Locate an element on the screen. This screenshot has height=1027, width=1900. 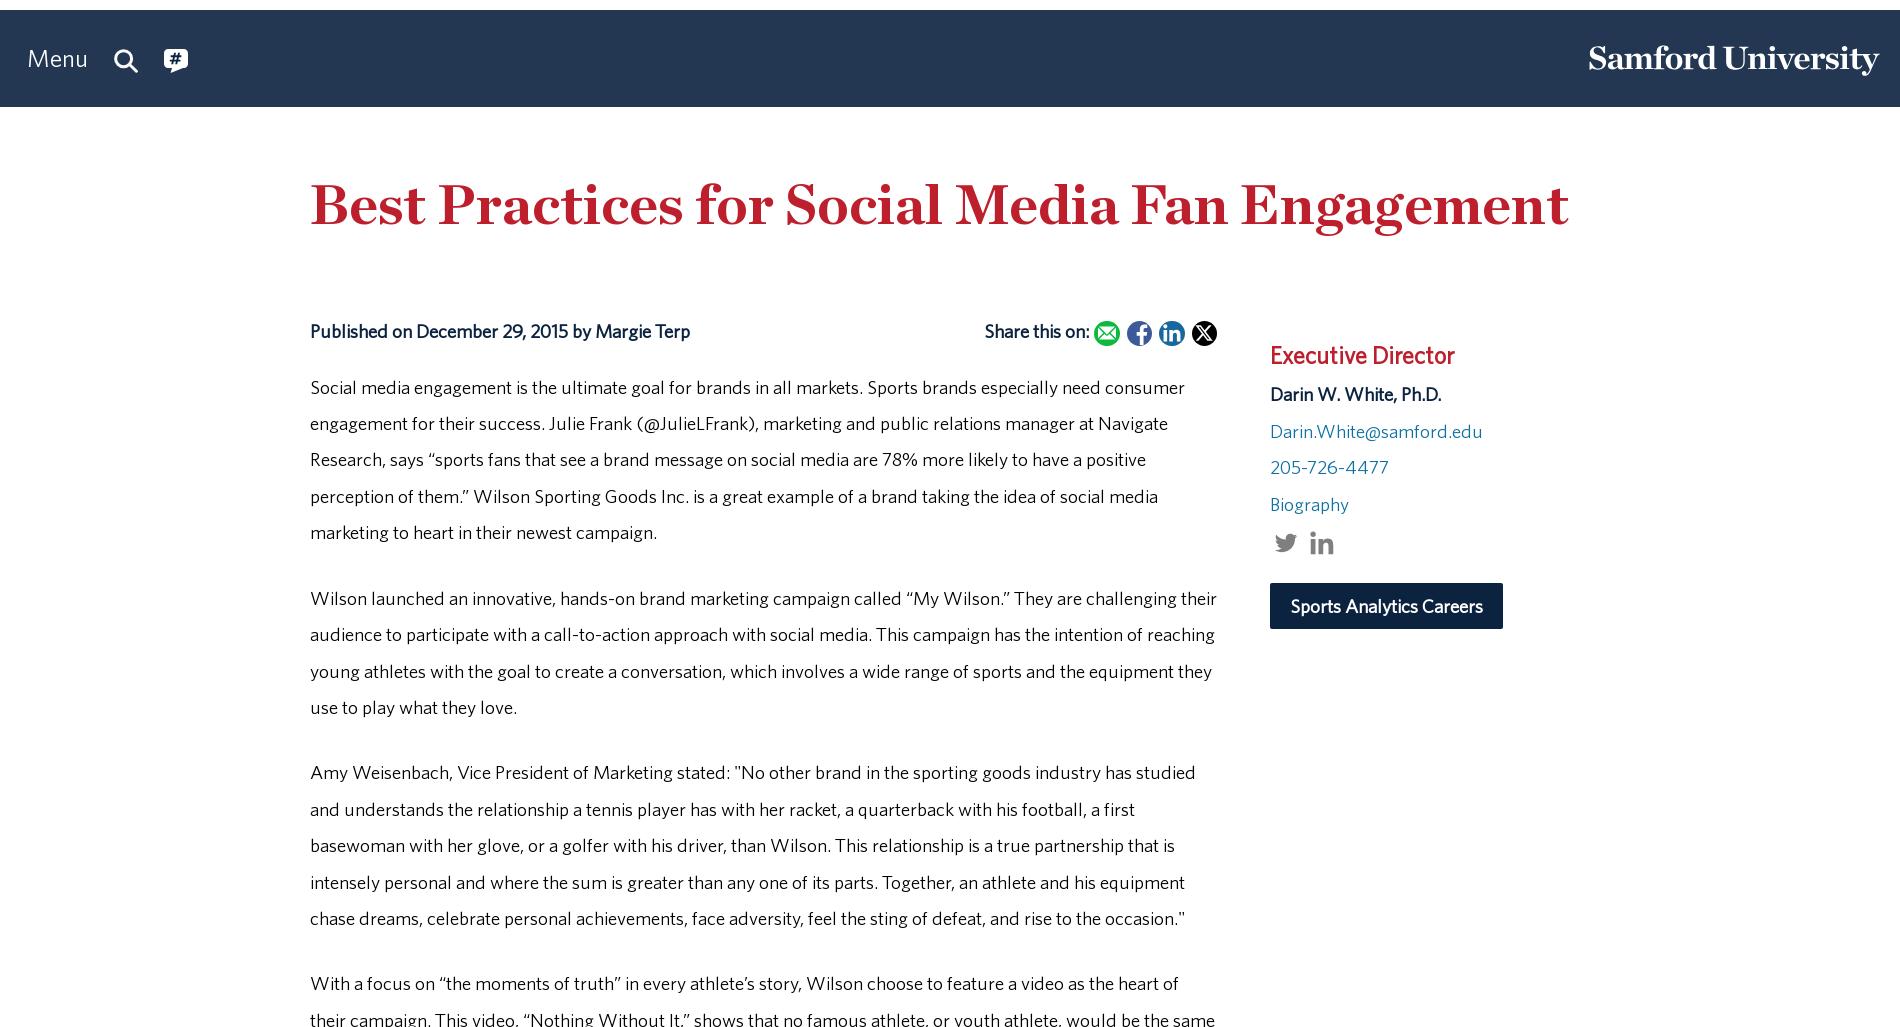
'Menu' is located at coordinates (26, 57).